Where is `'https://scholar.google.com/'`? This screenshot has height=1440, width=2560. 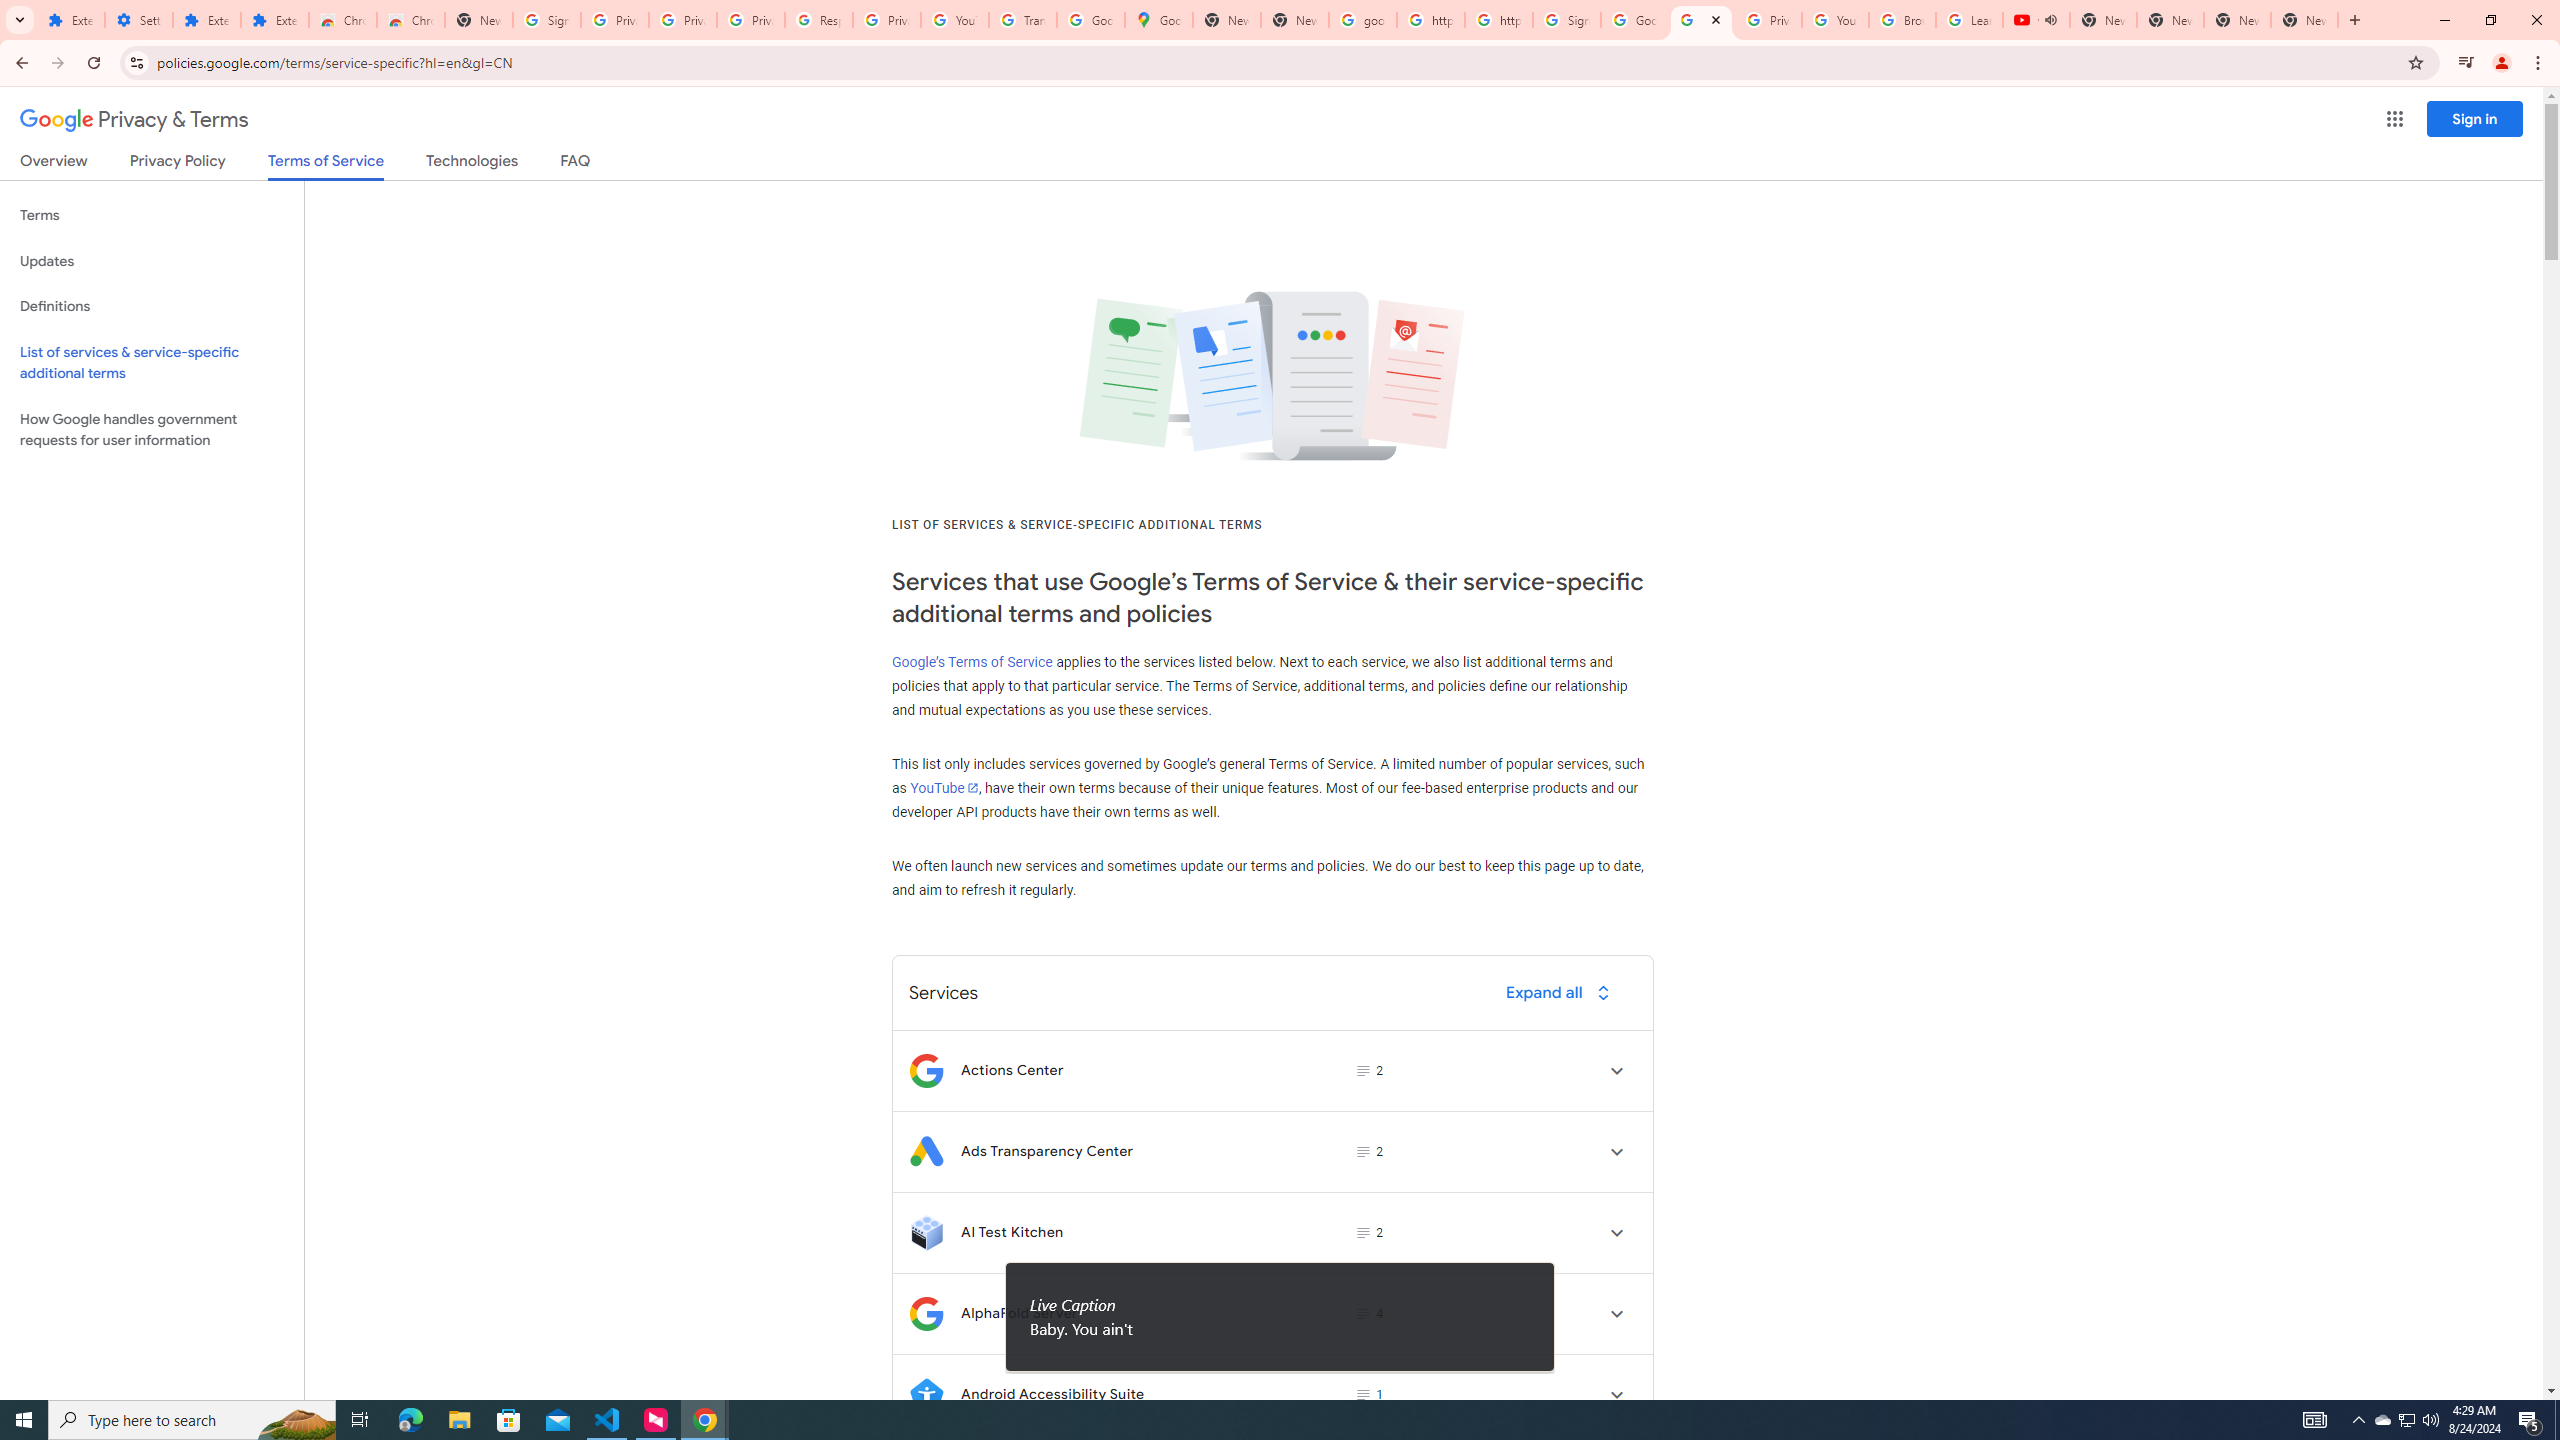
'https://scholar.google.com/' is located at coordinates (1497, 19).